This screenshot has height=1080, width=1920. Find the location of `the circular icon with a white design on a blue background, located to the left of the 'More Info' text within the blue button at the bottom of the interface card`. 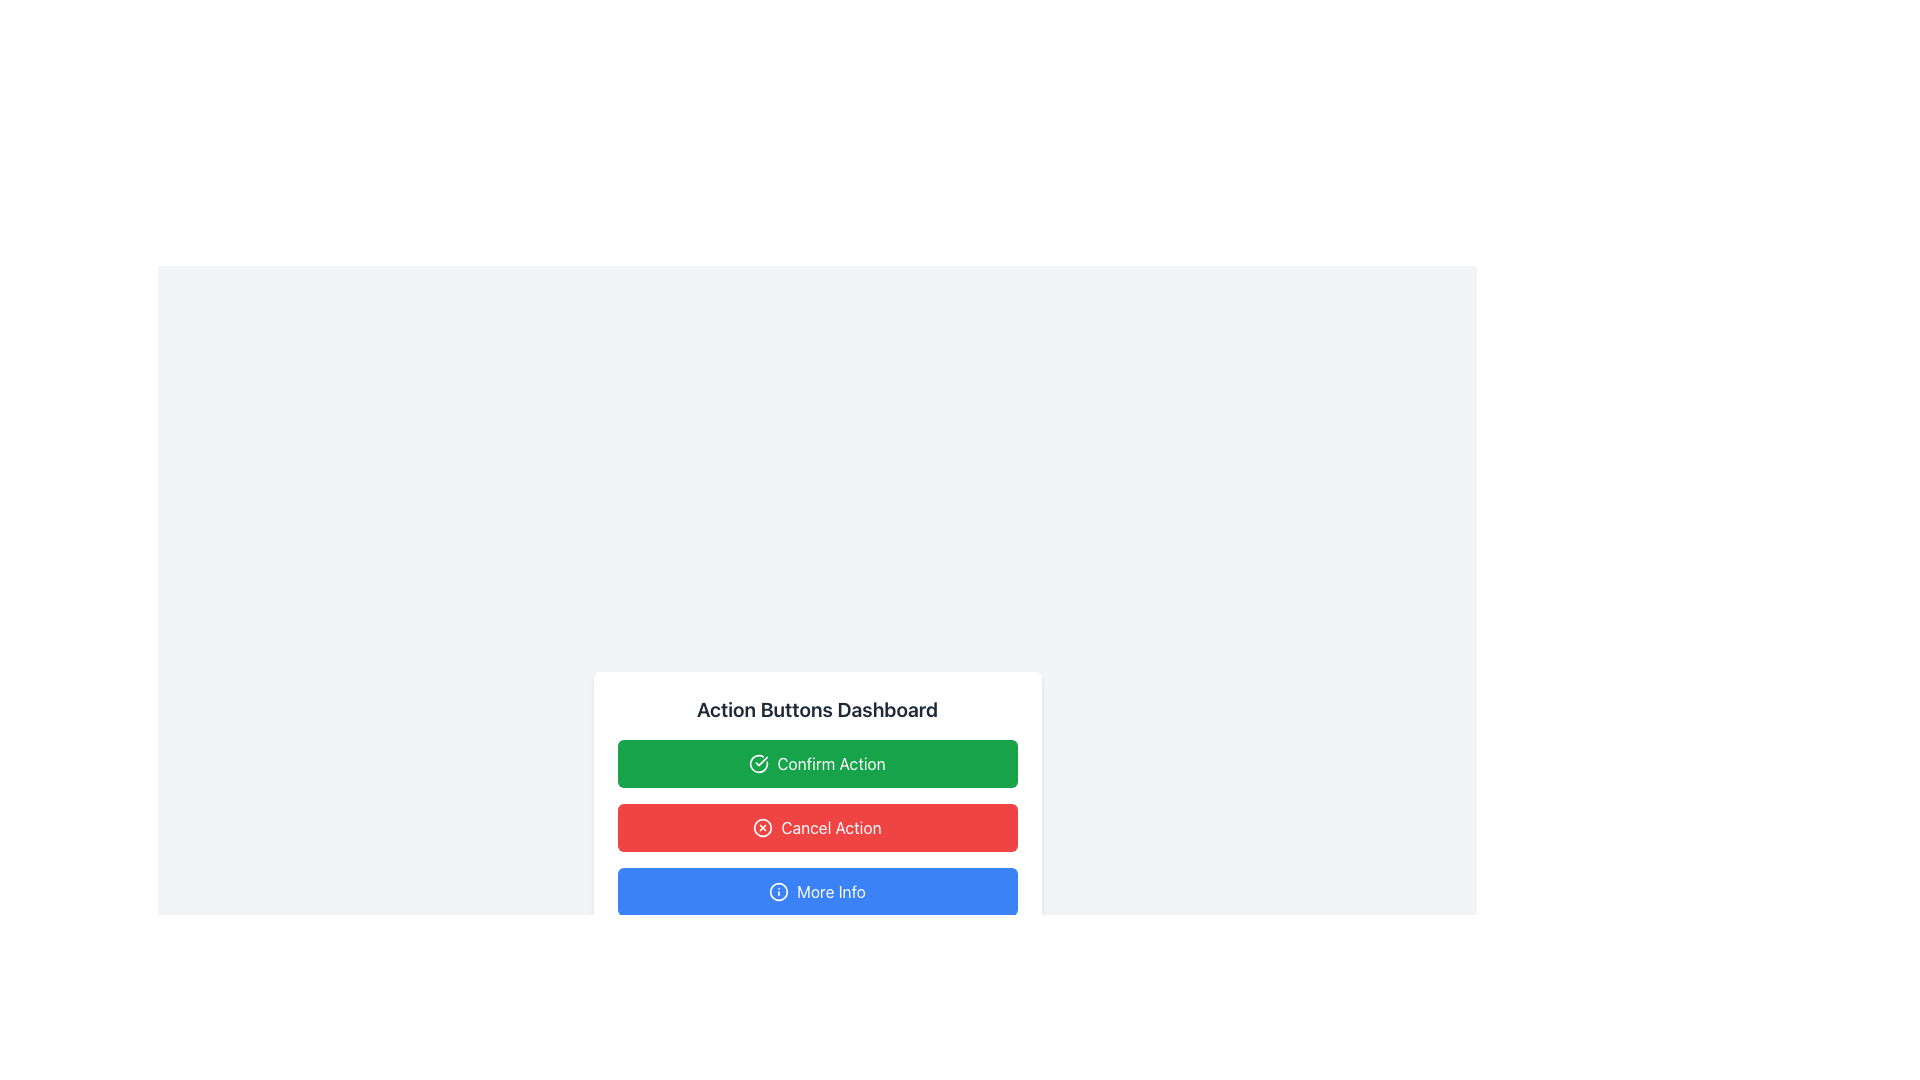

the circular icon with a white design on a blue background, located to the left of the 'More Info' text within the blue button at the bottom of the interface card is located at coordinates (778, 890).